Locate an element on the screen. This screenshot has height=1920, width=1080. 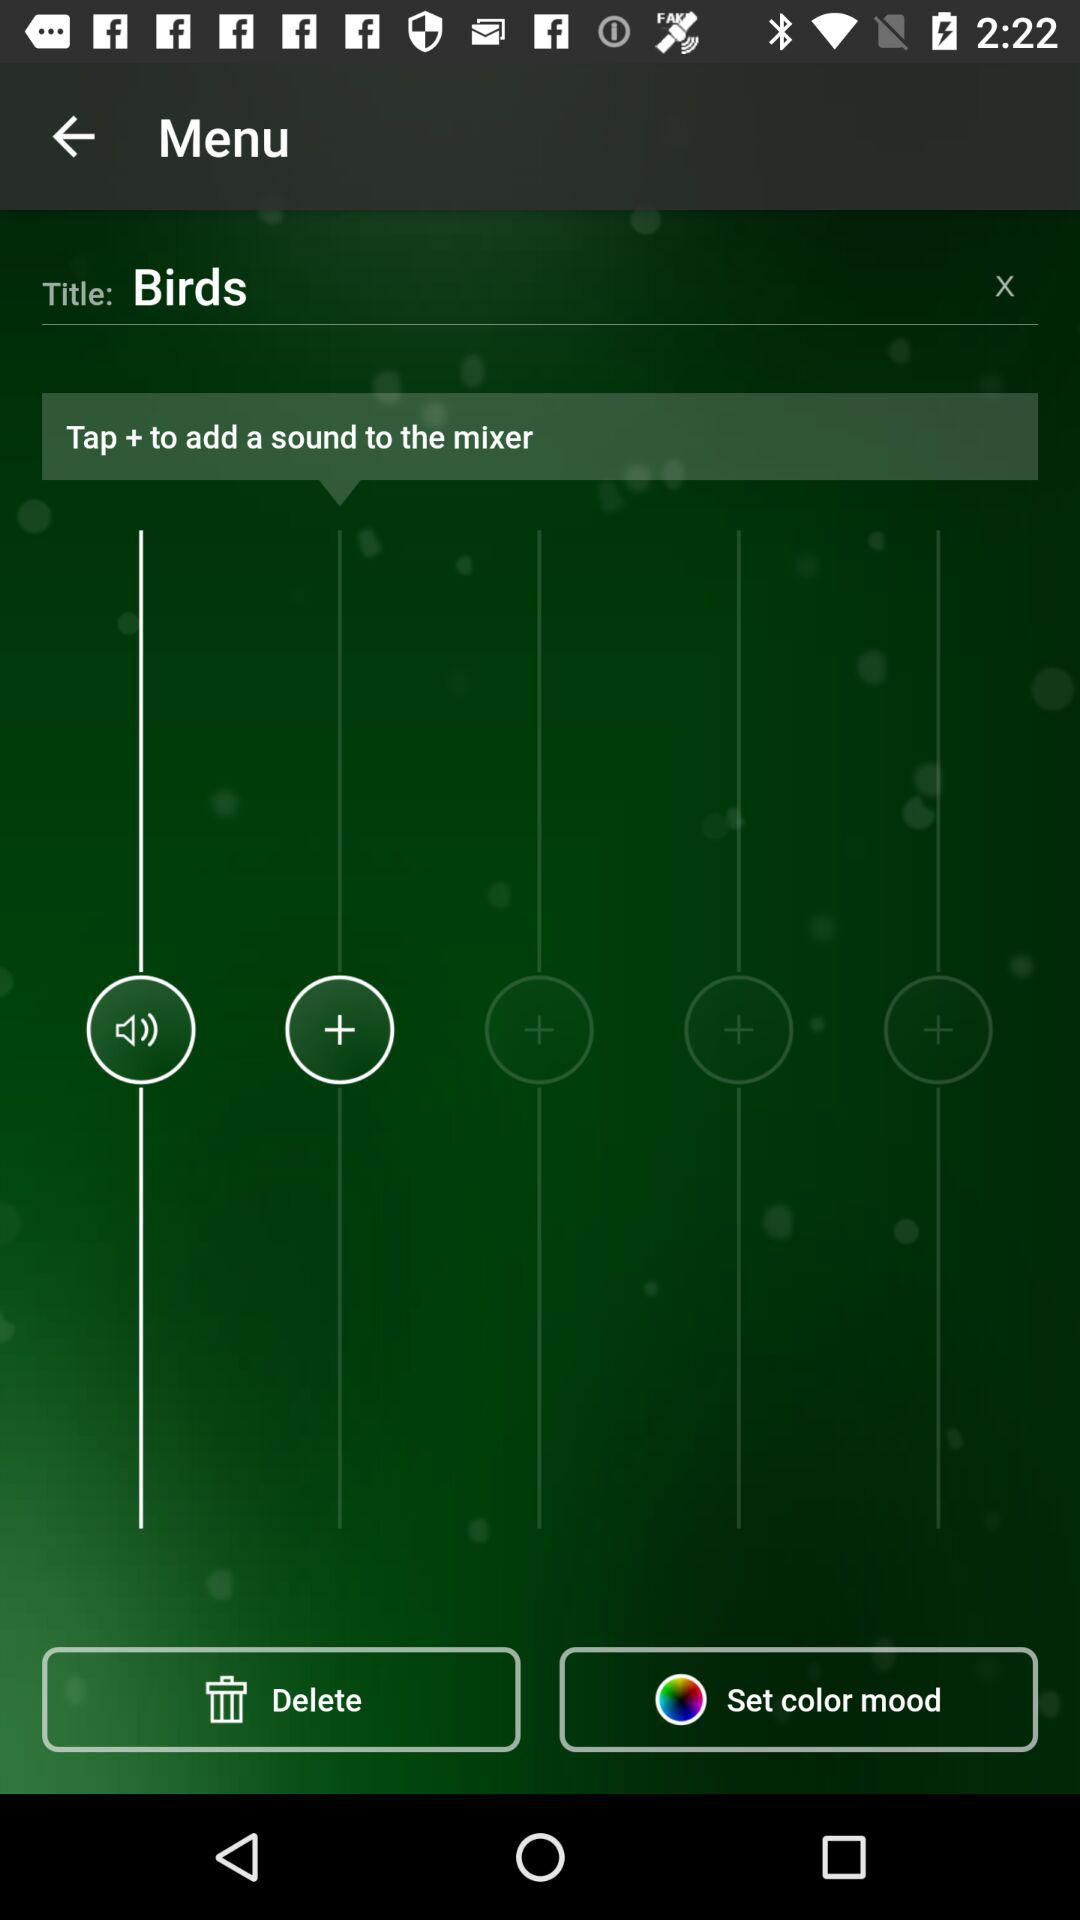
icon to the right of the birds icon is located at coordinates (1005, 284).